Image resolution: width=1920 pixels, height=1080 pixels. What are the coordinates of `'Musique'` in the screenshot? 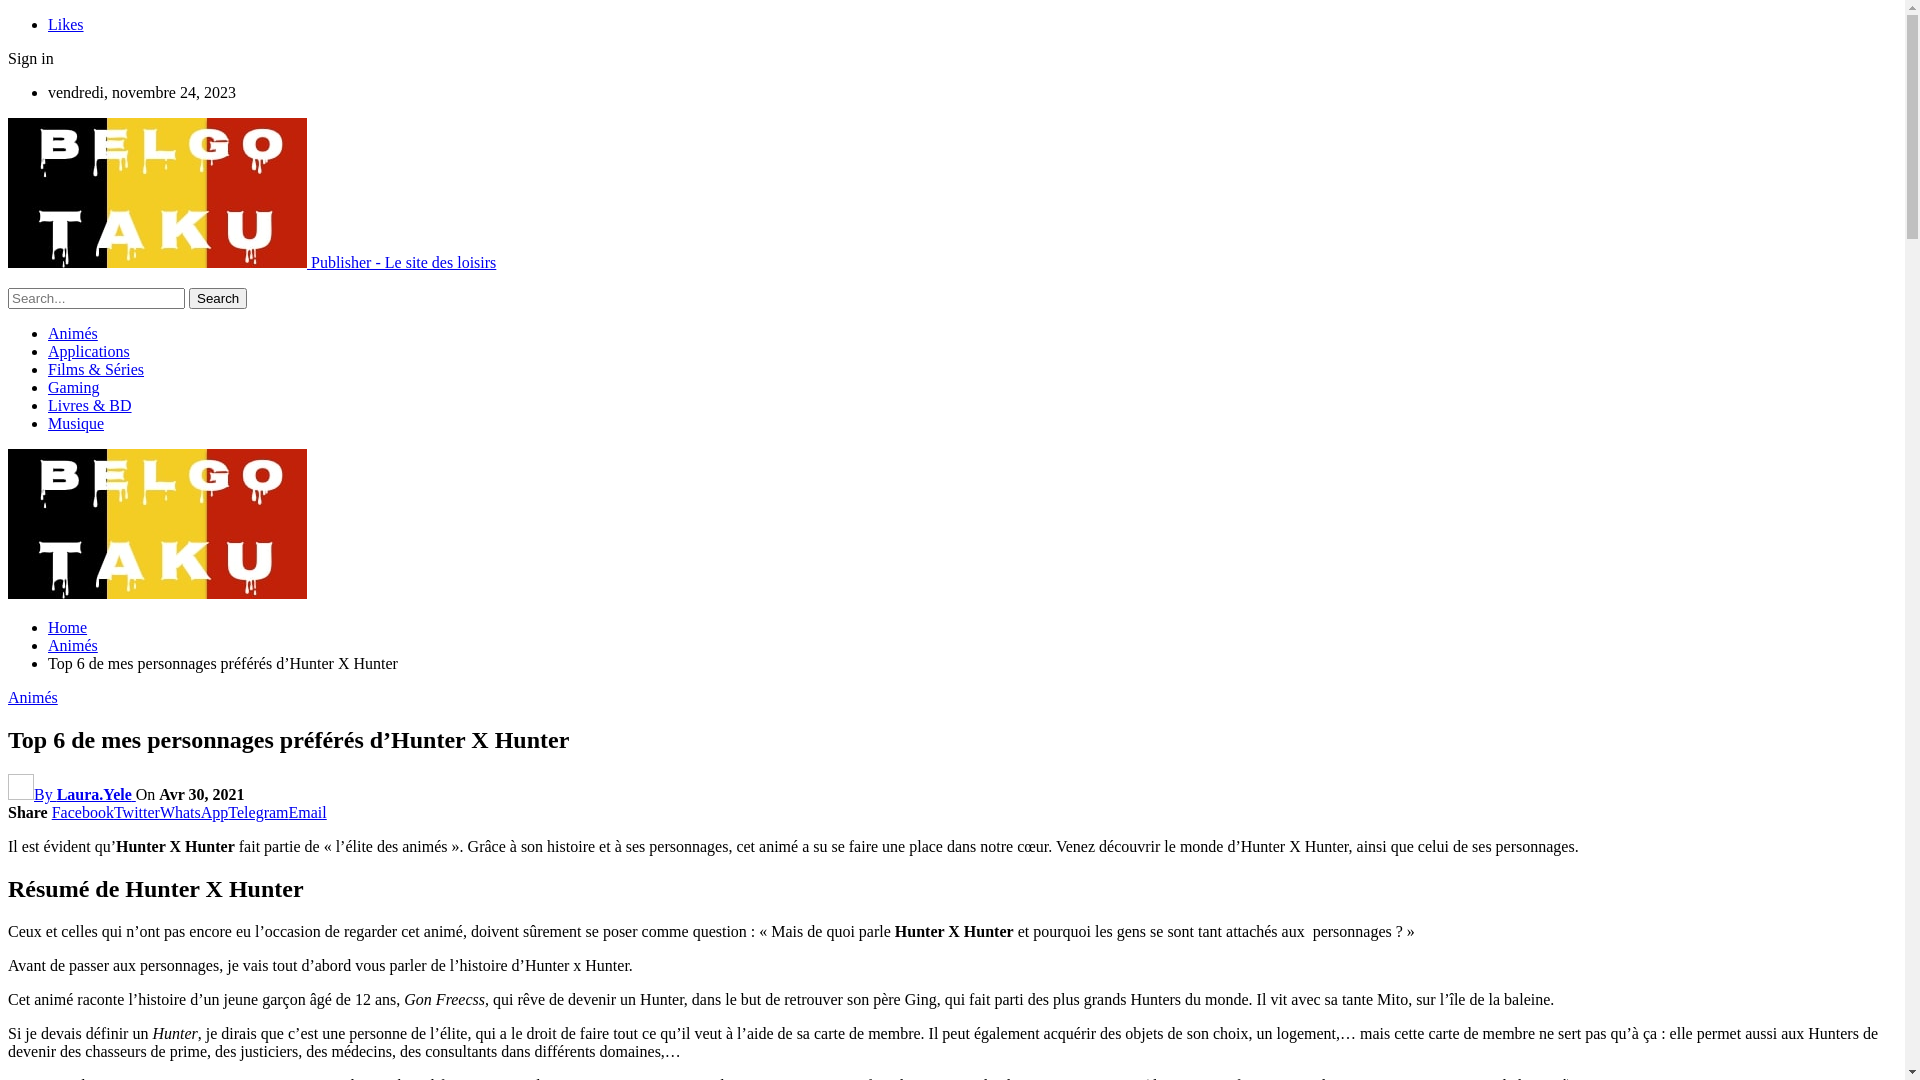 It's located at (48, 422).